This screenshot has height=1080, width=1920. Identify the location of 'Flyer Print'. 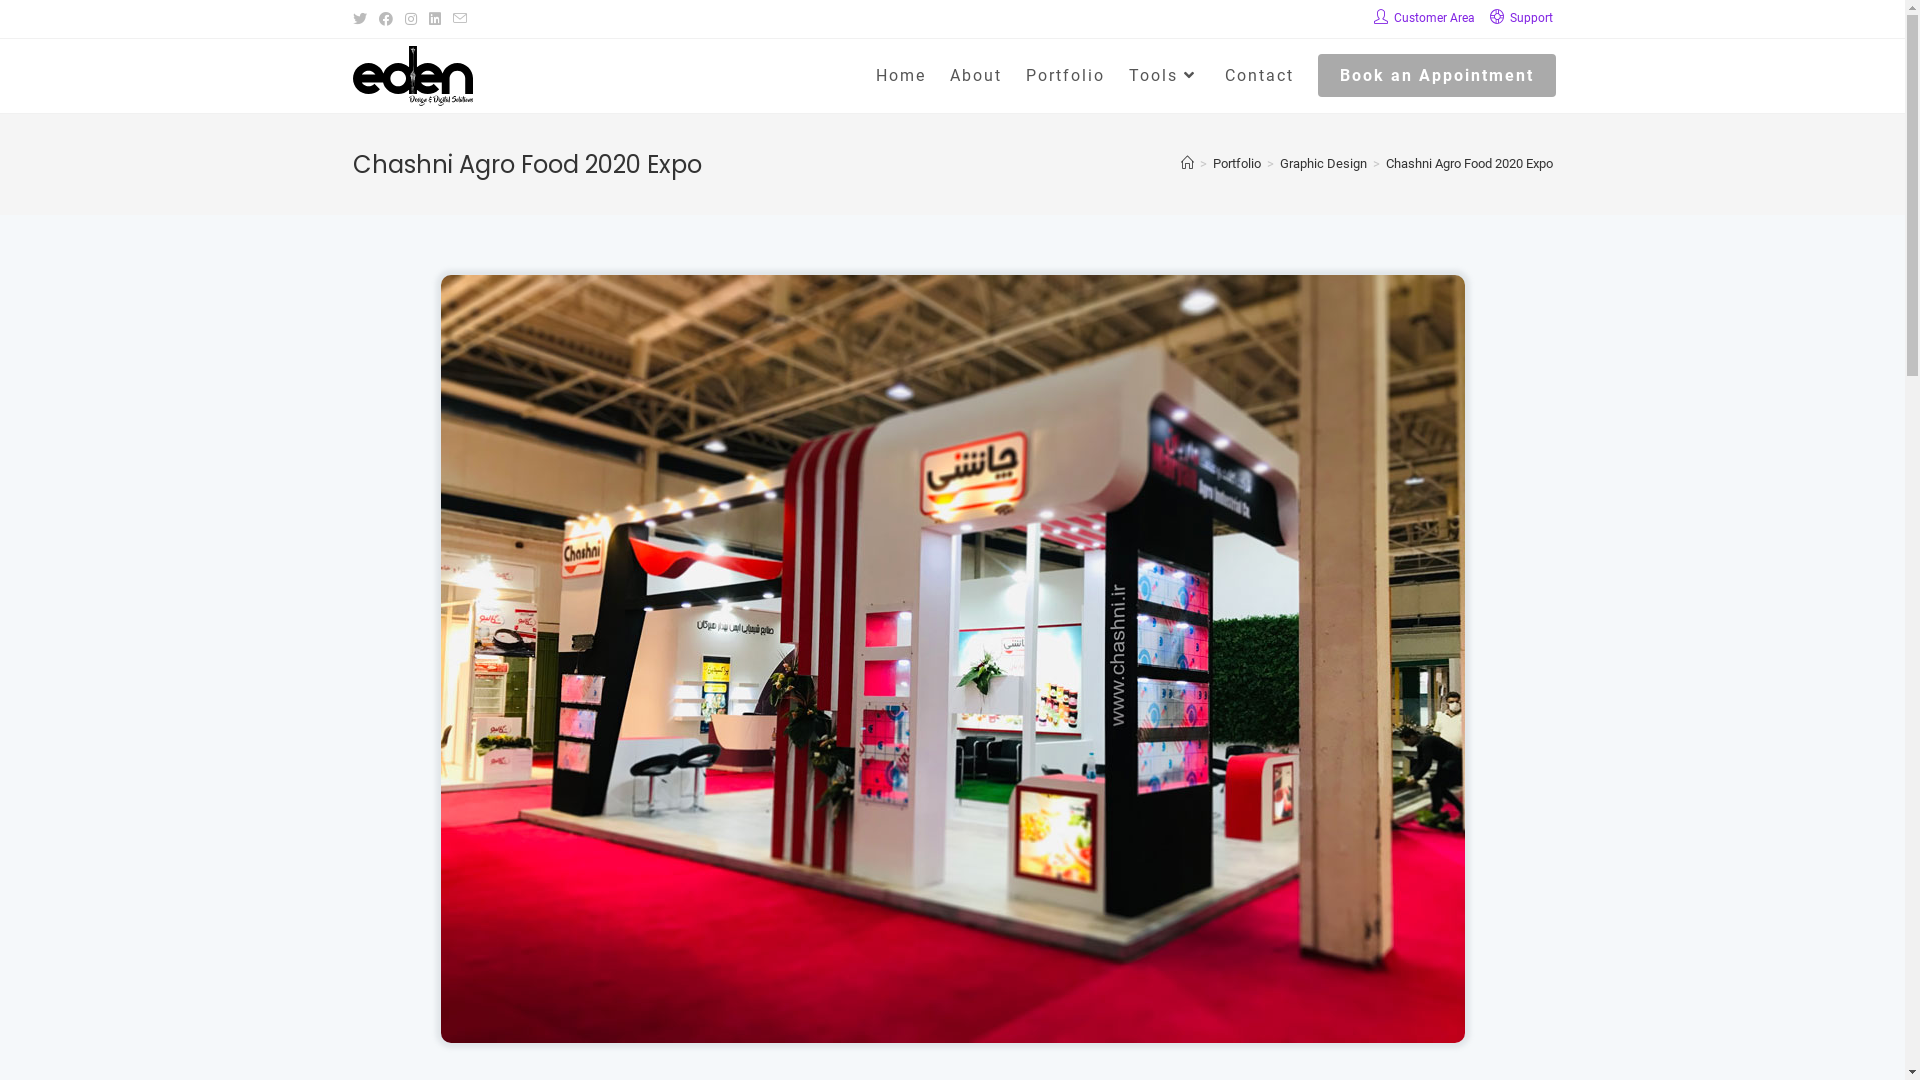
(1401, 680).